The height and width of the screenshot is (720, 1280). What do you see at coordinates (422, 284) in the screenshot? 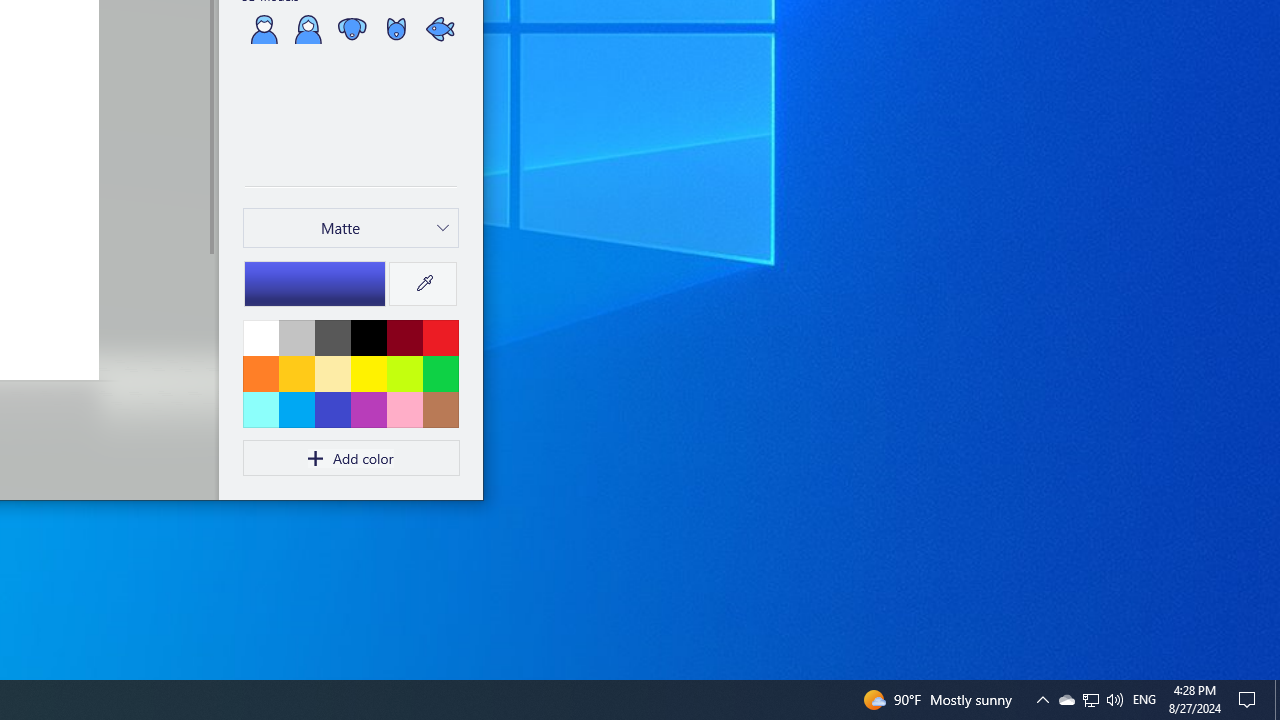
I see `'Eyedropper'` at bounding box center [422, 284].